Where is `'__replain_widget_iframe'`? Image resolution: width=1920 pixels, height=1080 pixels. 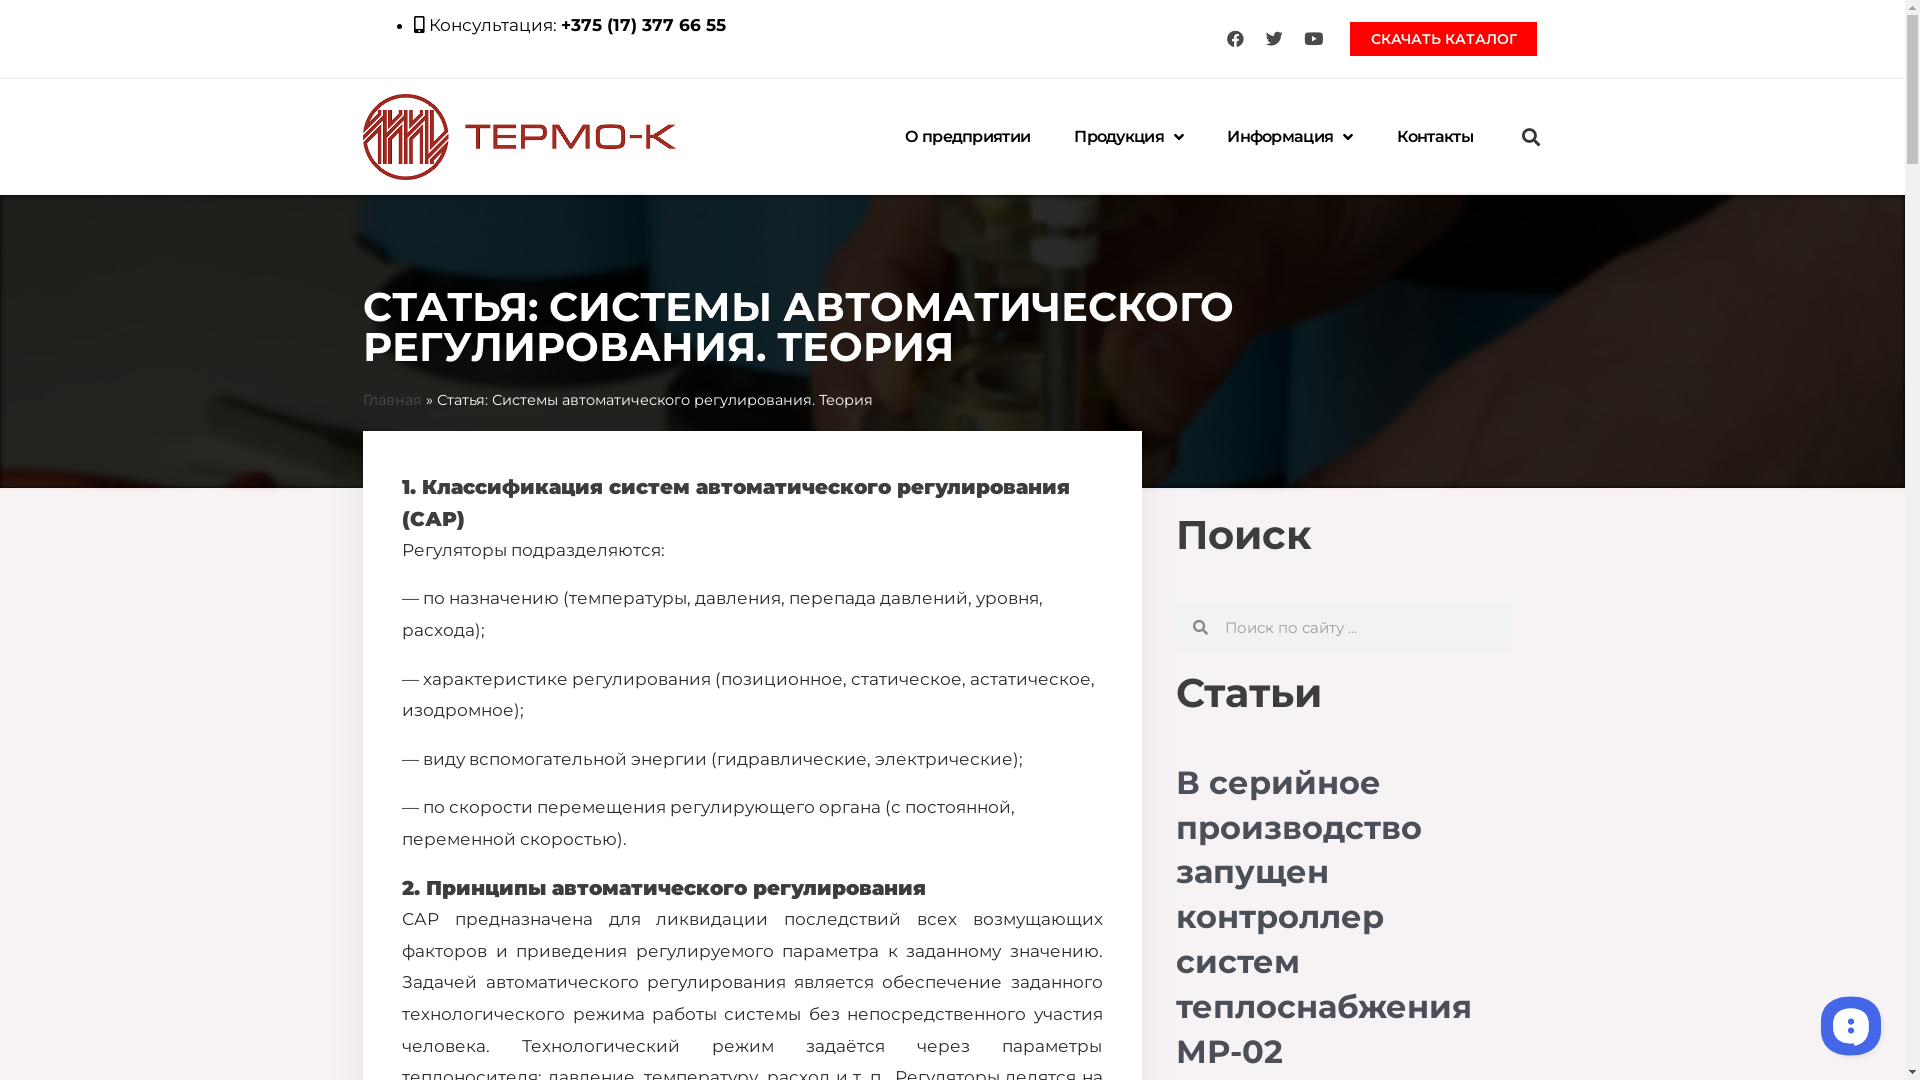 '__replain_widget_iframe' is located at coordinates (1814, 1025).